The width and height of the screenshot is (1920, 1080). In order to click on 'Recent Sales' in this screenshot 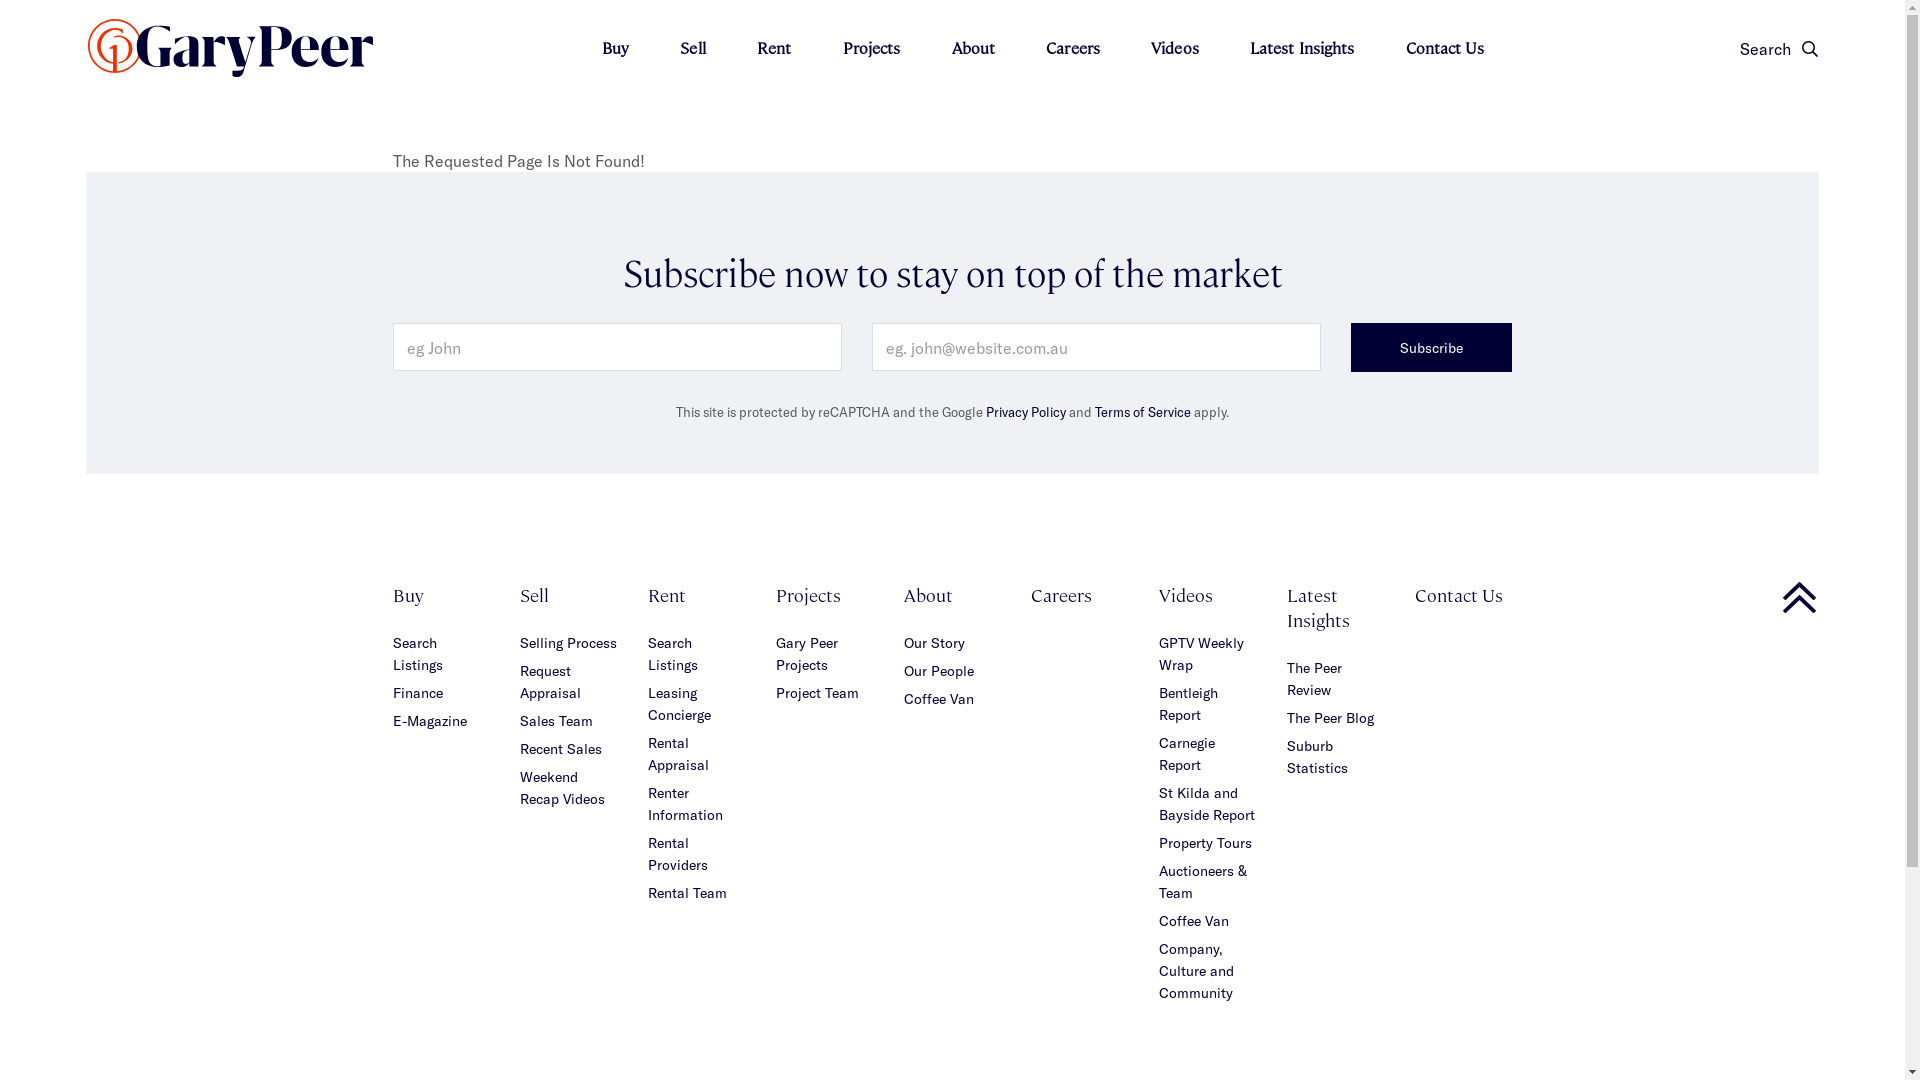, I will do `click(519, 748)`.